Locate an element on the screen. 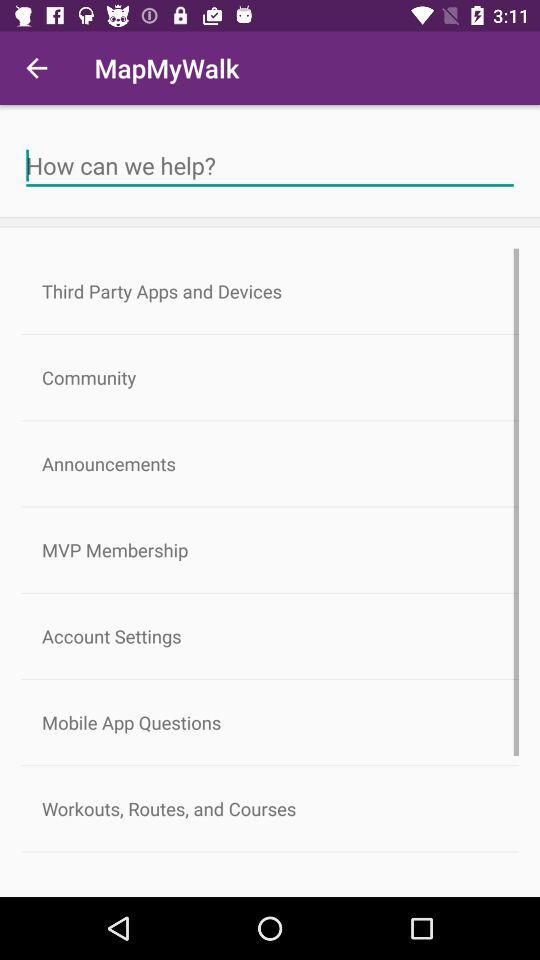  icon above community item is located at coordinates (270, 290).